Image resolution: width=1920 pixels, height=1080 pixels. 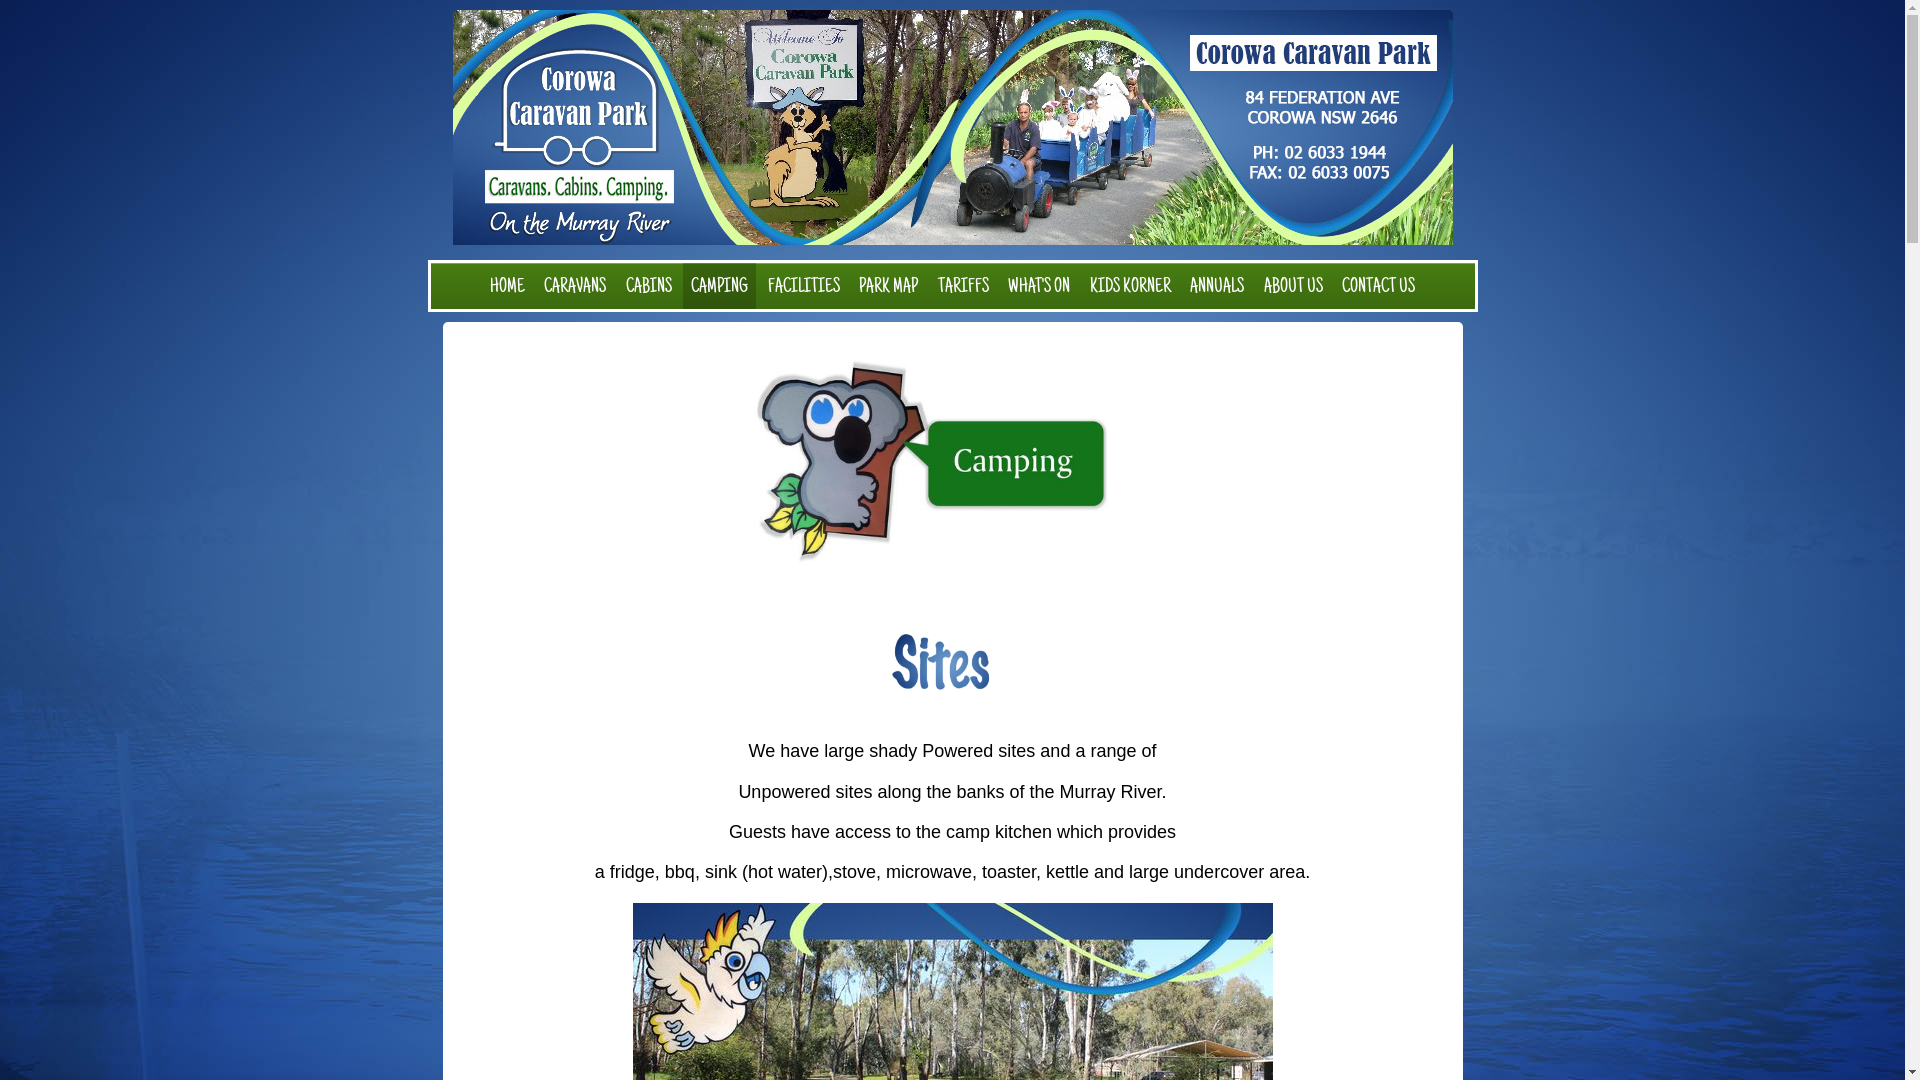 What do you see at coordinates (1216, 286) in the screenshot?
I see `'ANNUALS'` at bounding box center [1216, 286].